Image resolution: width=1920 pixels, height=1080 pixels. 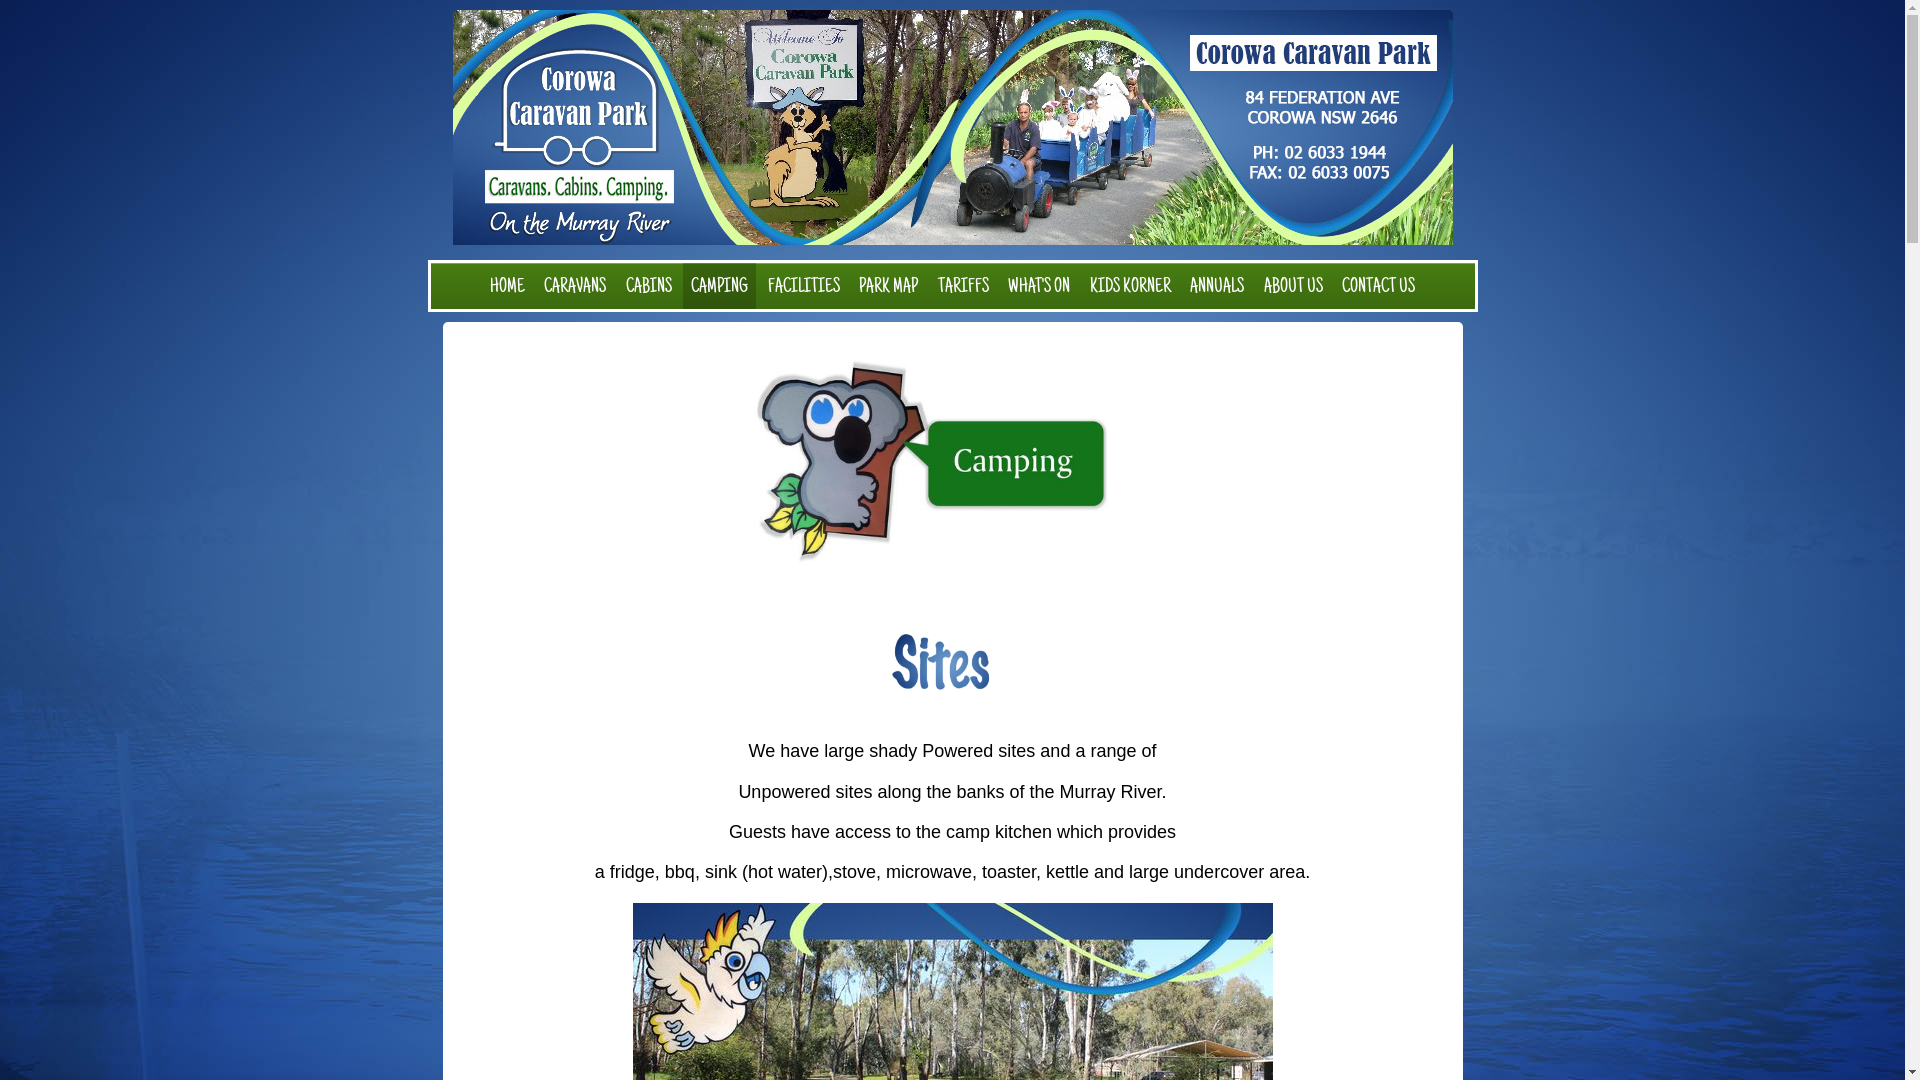 What do you see at coordinates (1216, 286) in the screenshot?
I see `'ANNUALS'` at bounding box center [1216, 286].